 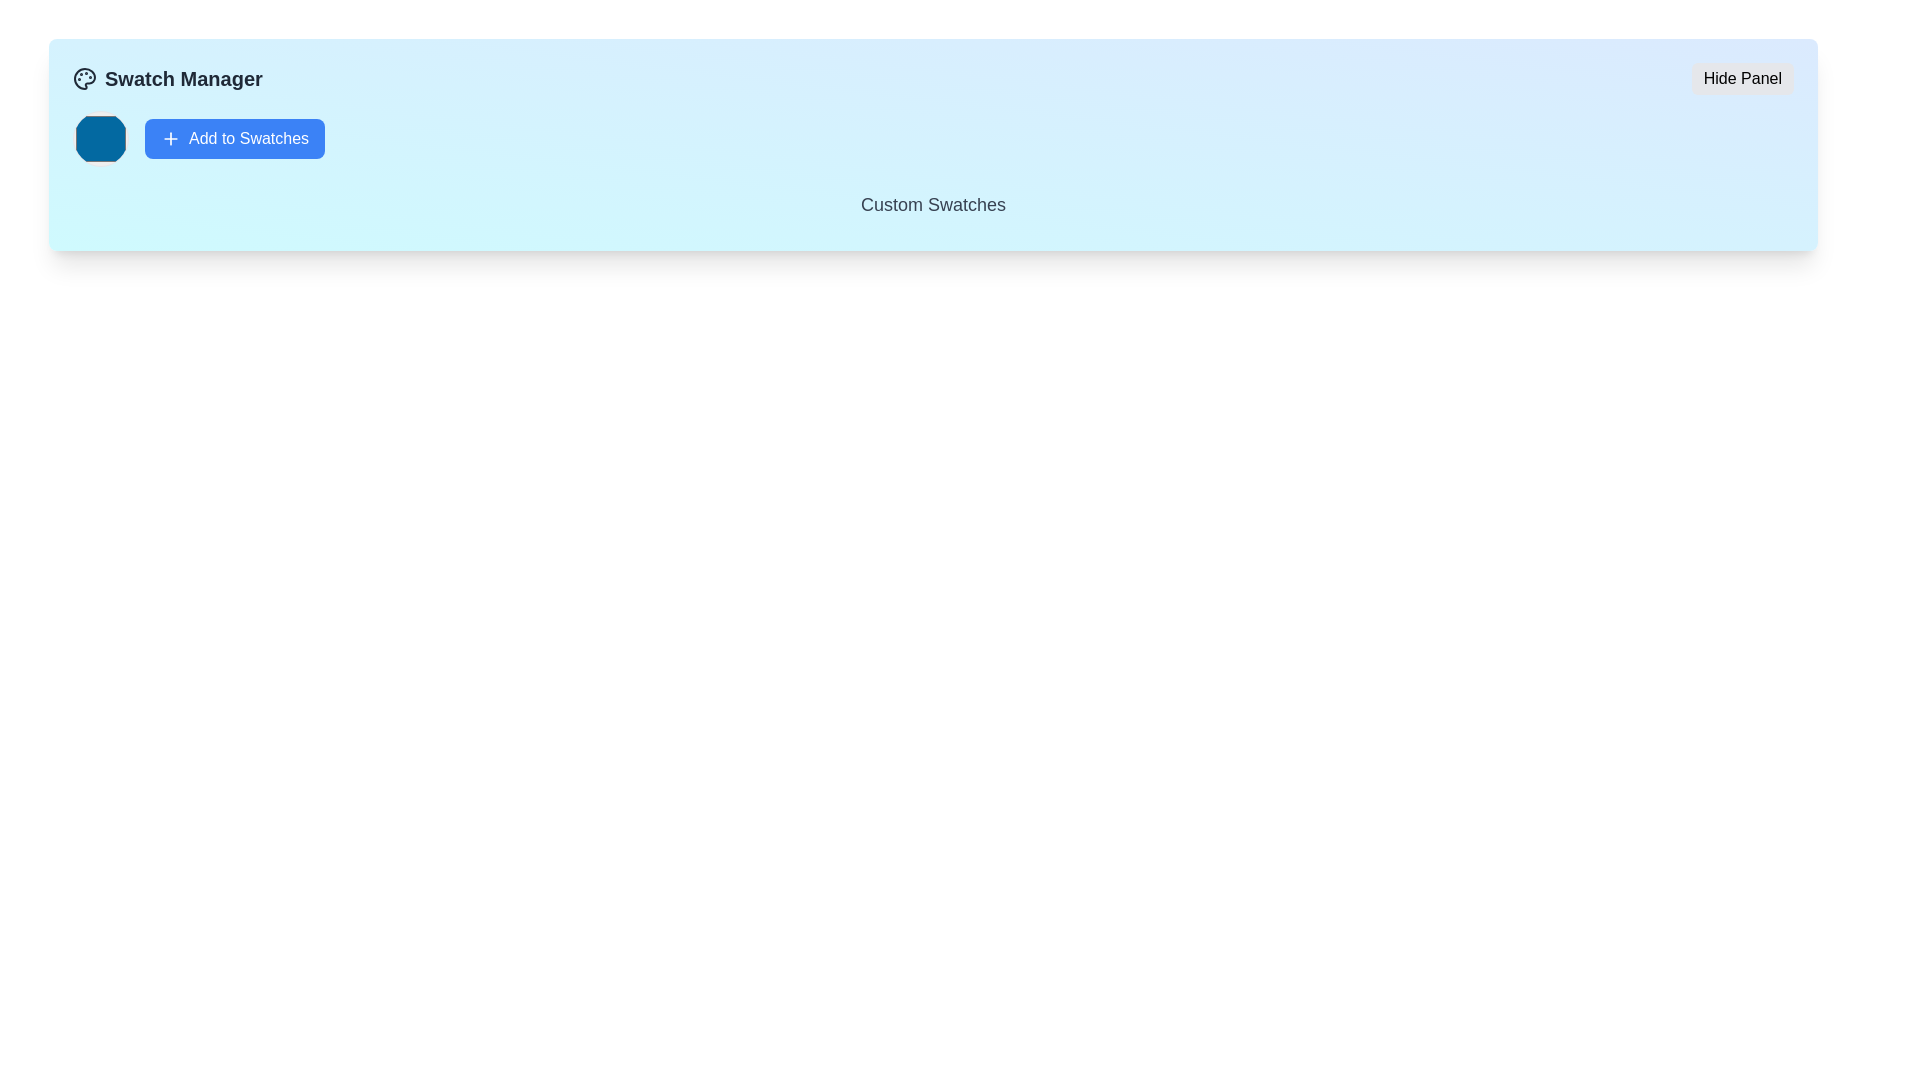 What do you see at coordinates (84, 77) in the screenshot?
I see `the 'Swatch Manager' icon located at the top left side of the interface, adjacent to the text label in the header` at bounding box center [84, 77].